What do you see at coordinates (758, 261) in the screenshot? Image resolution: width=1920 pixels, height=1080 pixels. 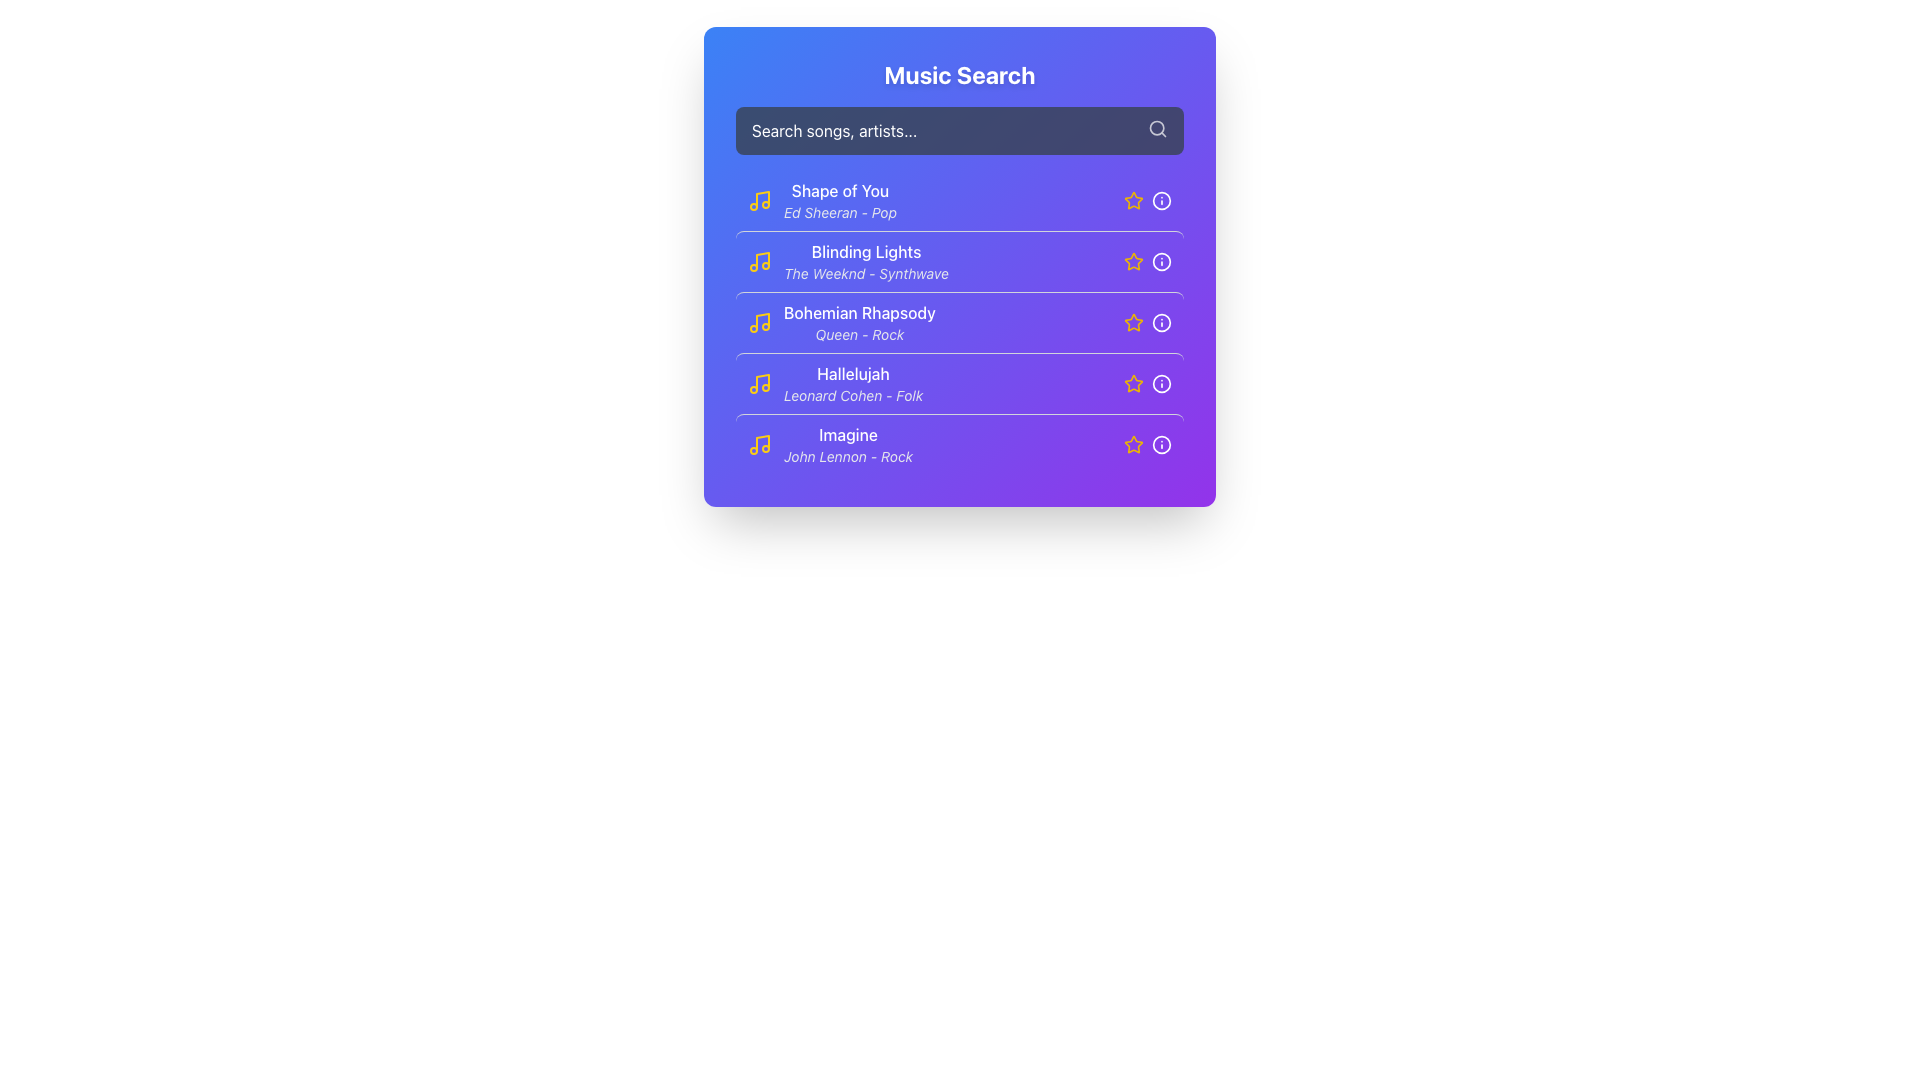 I see `the yellow music icon represented as two interconnected eighth notes, located to the left of the song title 'Blinding Lights' by 'The Weeknd' in the second position of the list` at bounding box center [758, 261].